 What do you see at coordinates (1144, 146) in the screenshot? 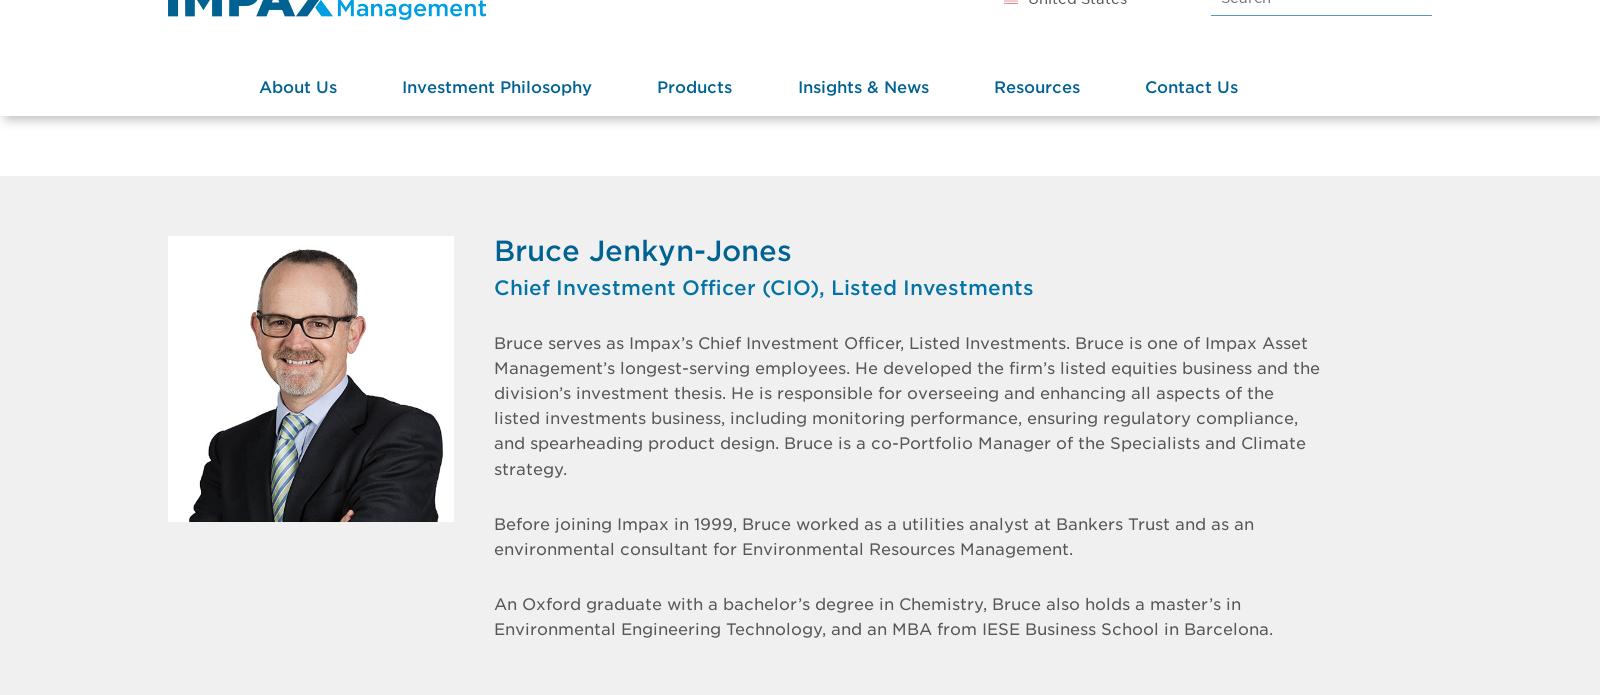
I see `'Contact'` at bounding box center [1144, 146].